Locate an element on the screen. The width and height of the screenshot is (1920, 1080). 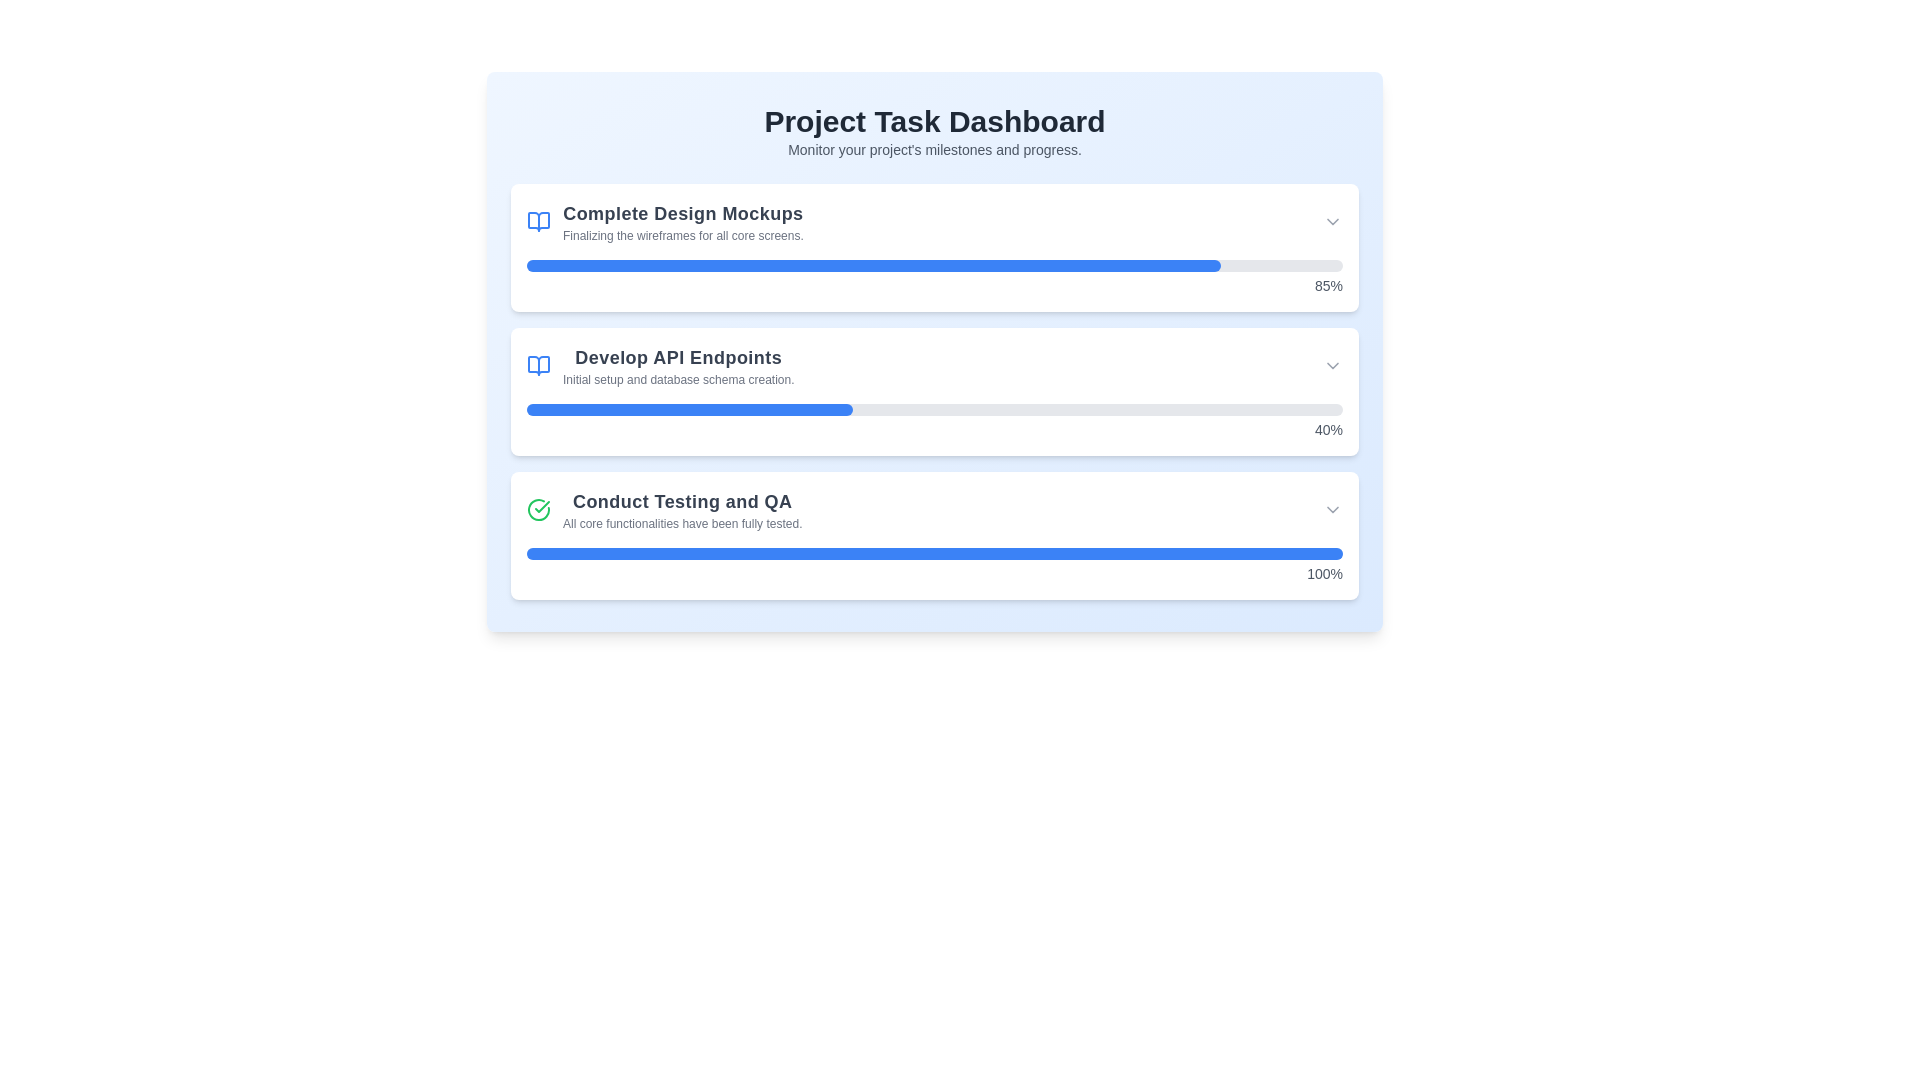
the Dropdown indicator or toggle button located in the top-right corner of the 'Develop API Endpoints' task card is located at coordinates (1333, 366).